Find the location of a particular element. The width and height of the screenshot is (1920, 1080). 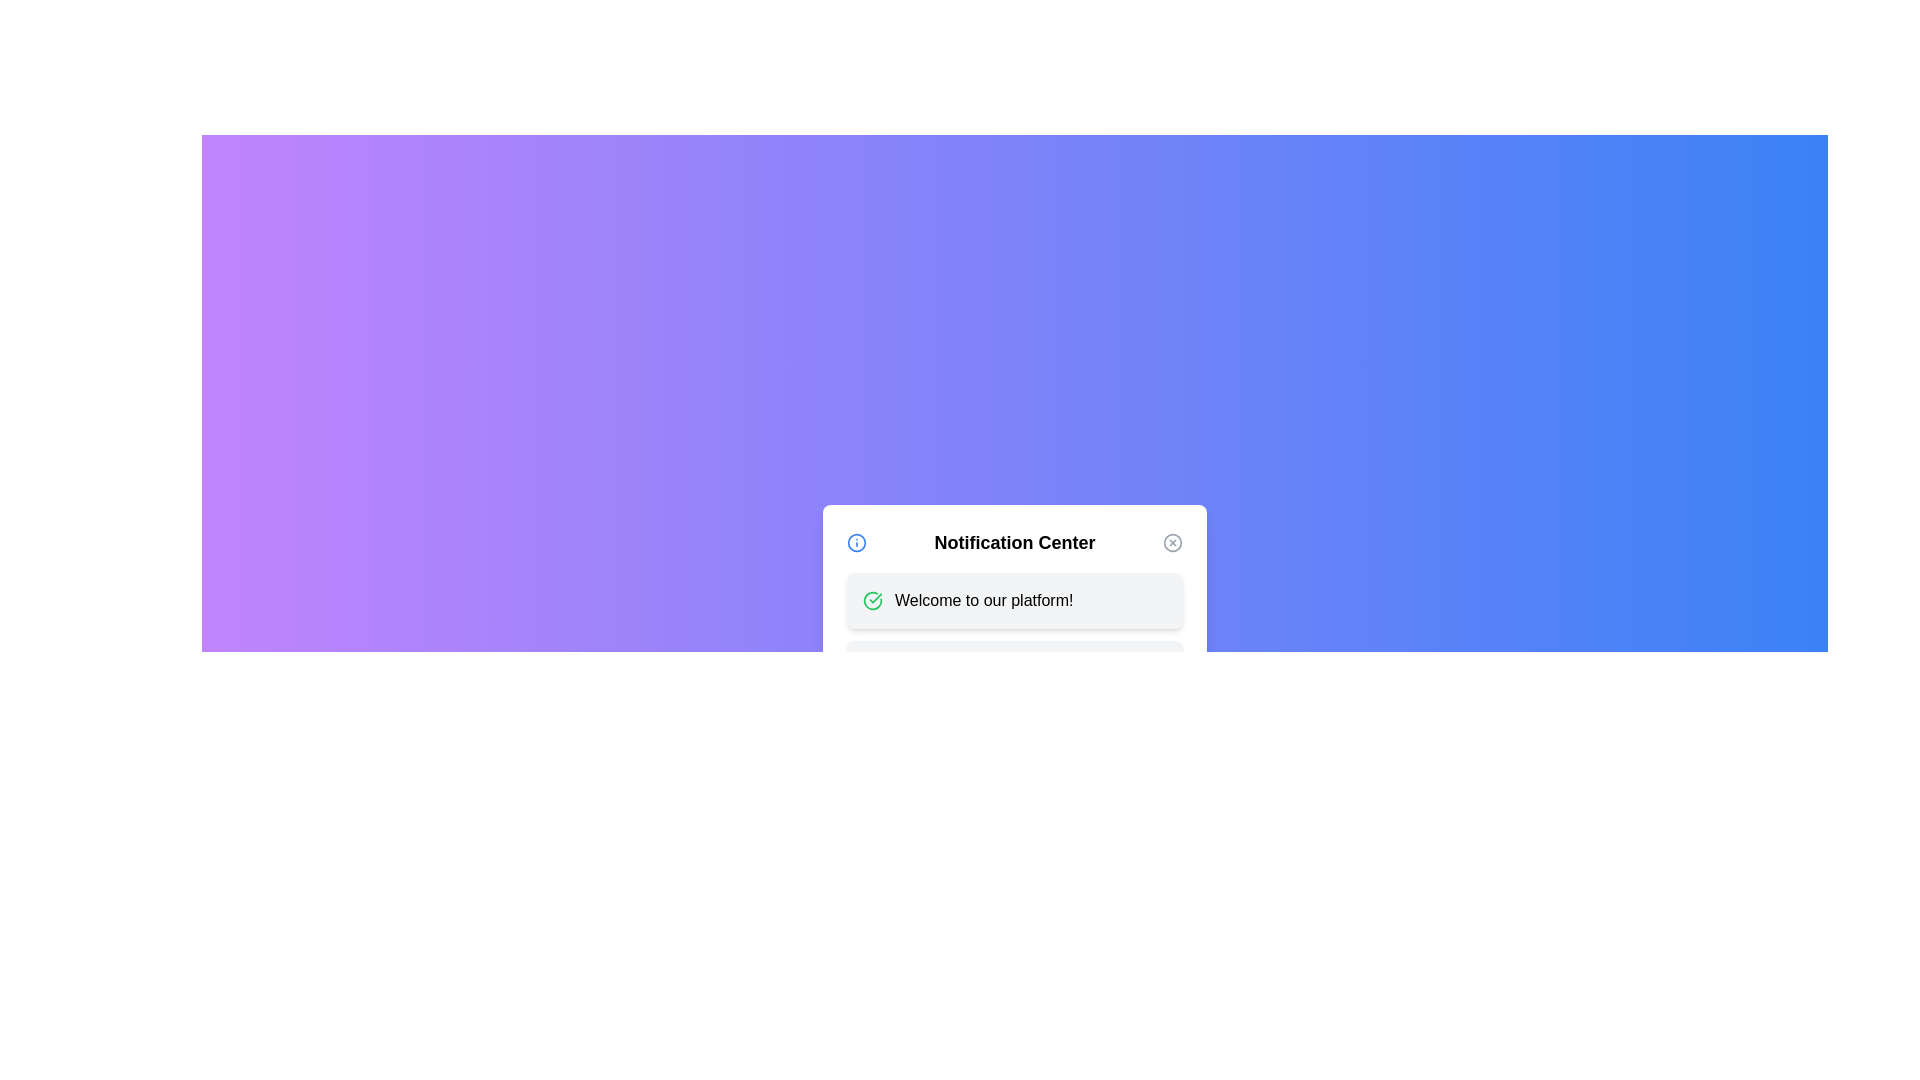

the first notification box in the notification center that has a gray background, rounded corners, and contains the text 'Welcome to our platform!' is located at coordinates (1014, 600).